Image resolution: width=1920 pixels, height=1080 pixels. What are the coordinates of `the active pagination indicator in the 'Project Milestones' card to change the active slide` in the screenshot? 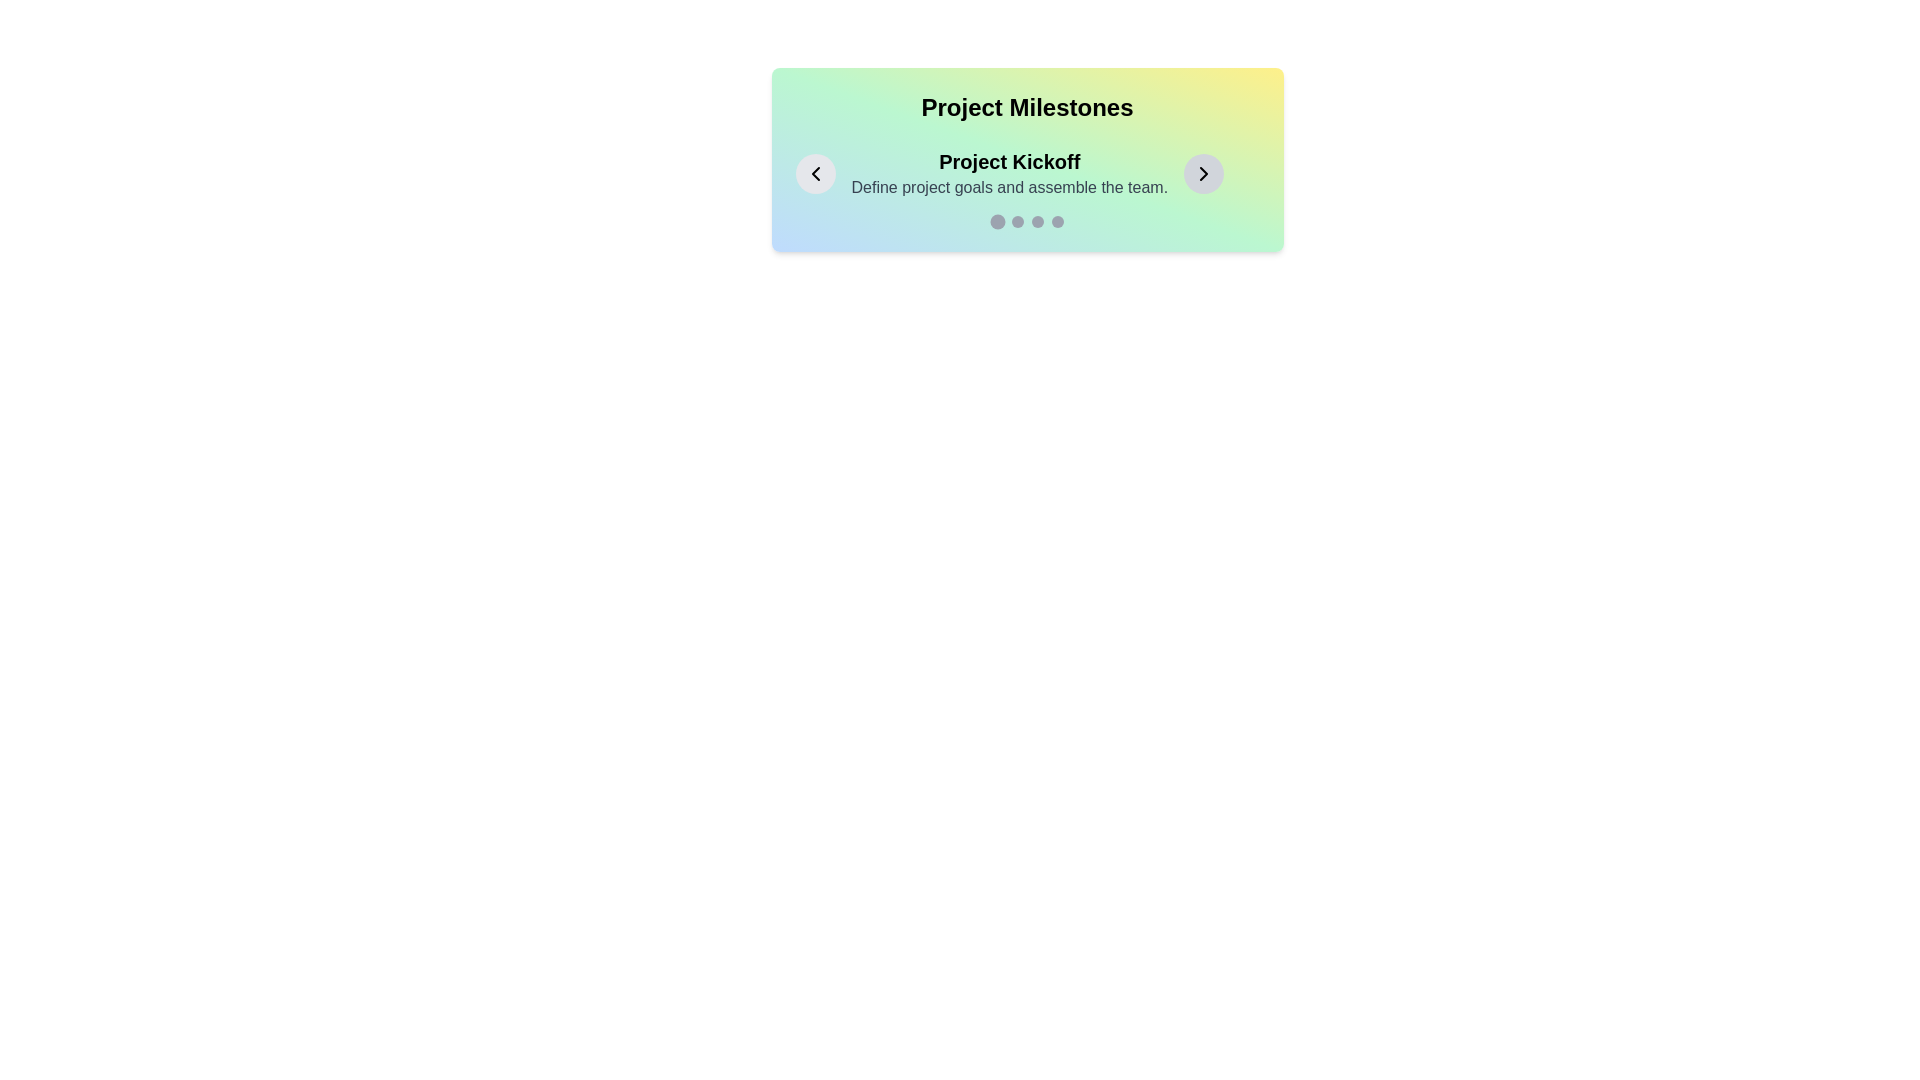 It's located at (1027, 222).